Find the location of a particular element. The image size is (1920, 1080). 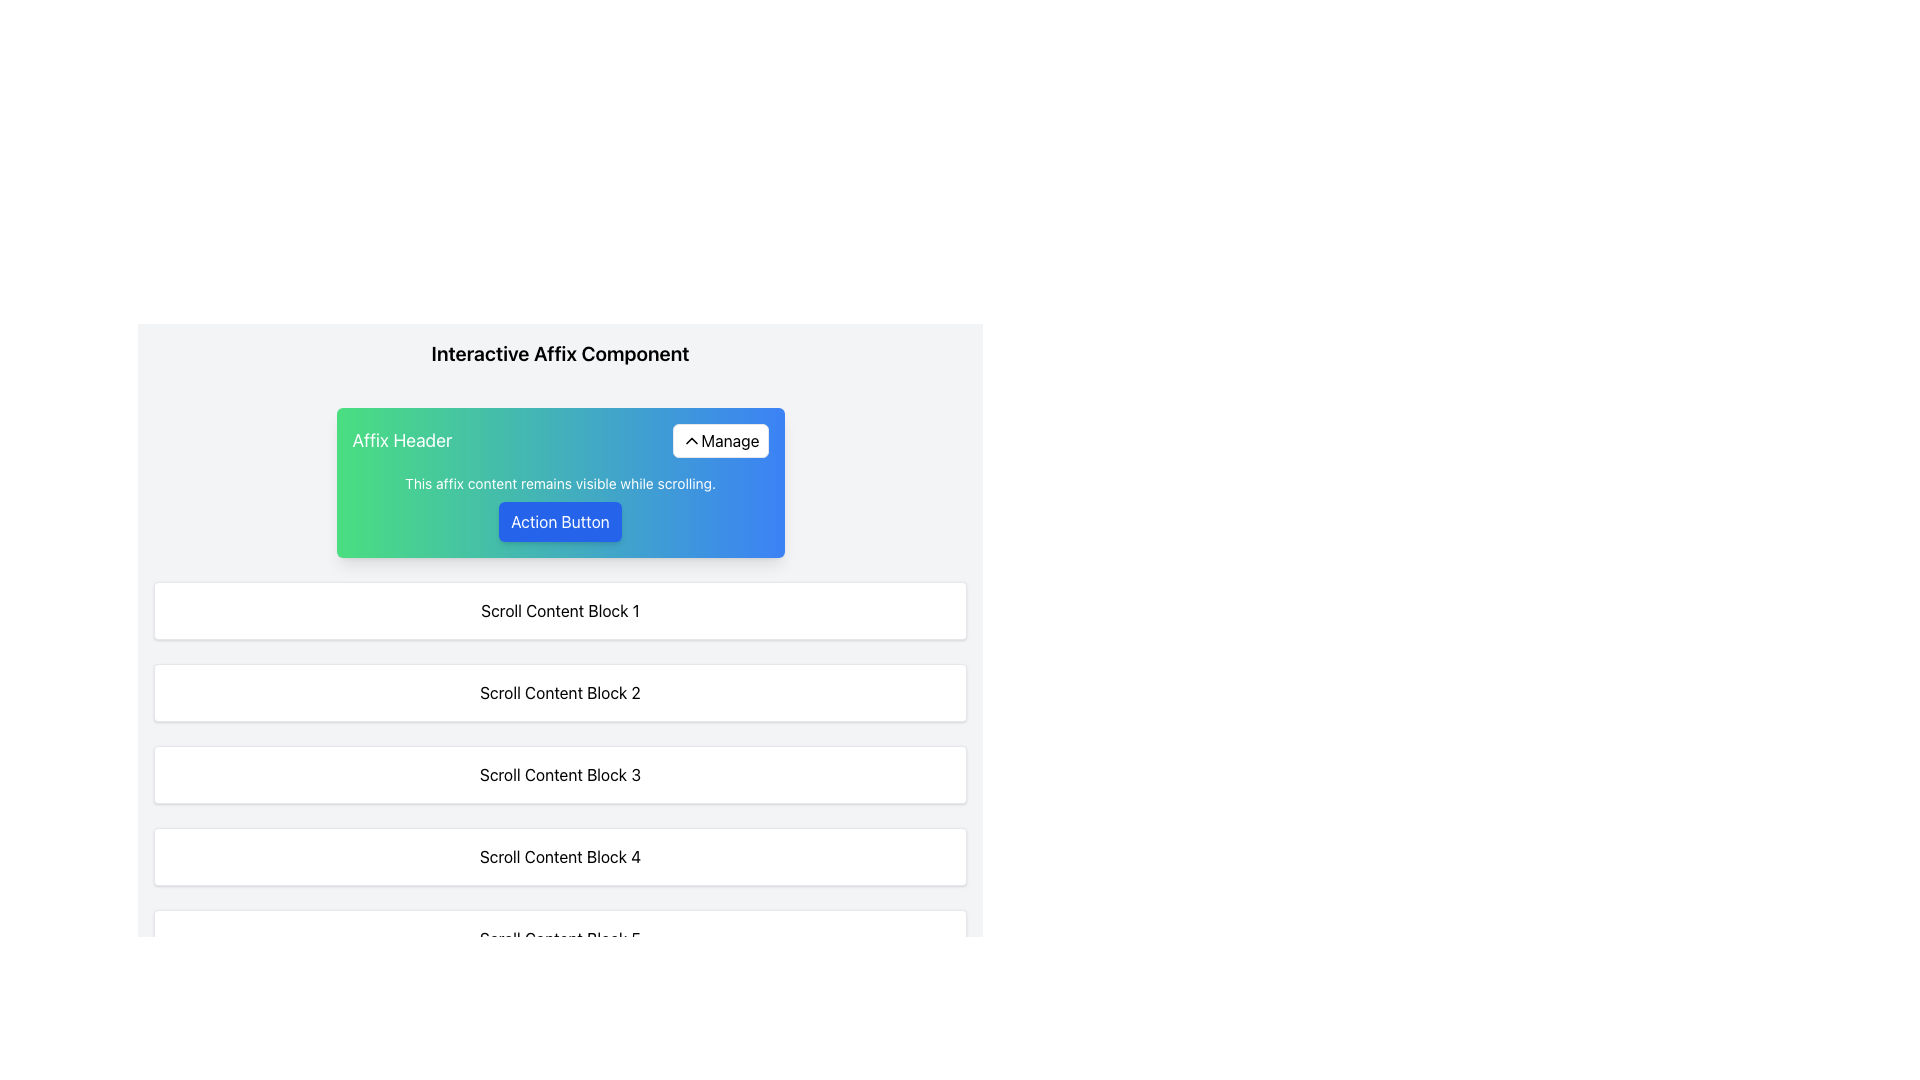

the static text label that displays 'This affix content remains visible while scrolling.' is located at coordinates (560, 483).